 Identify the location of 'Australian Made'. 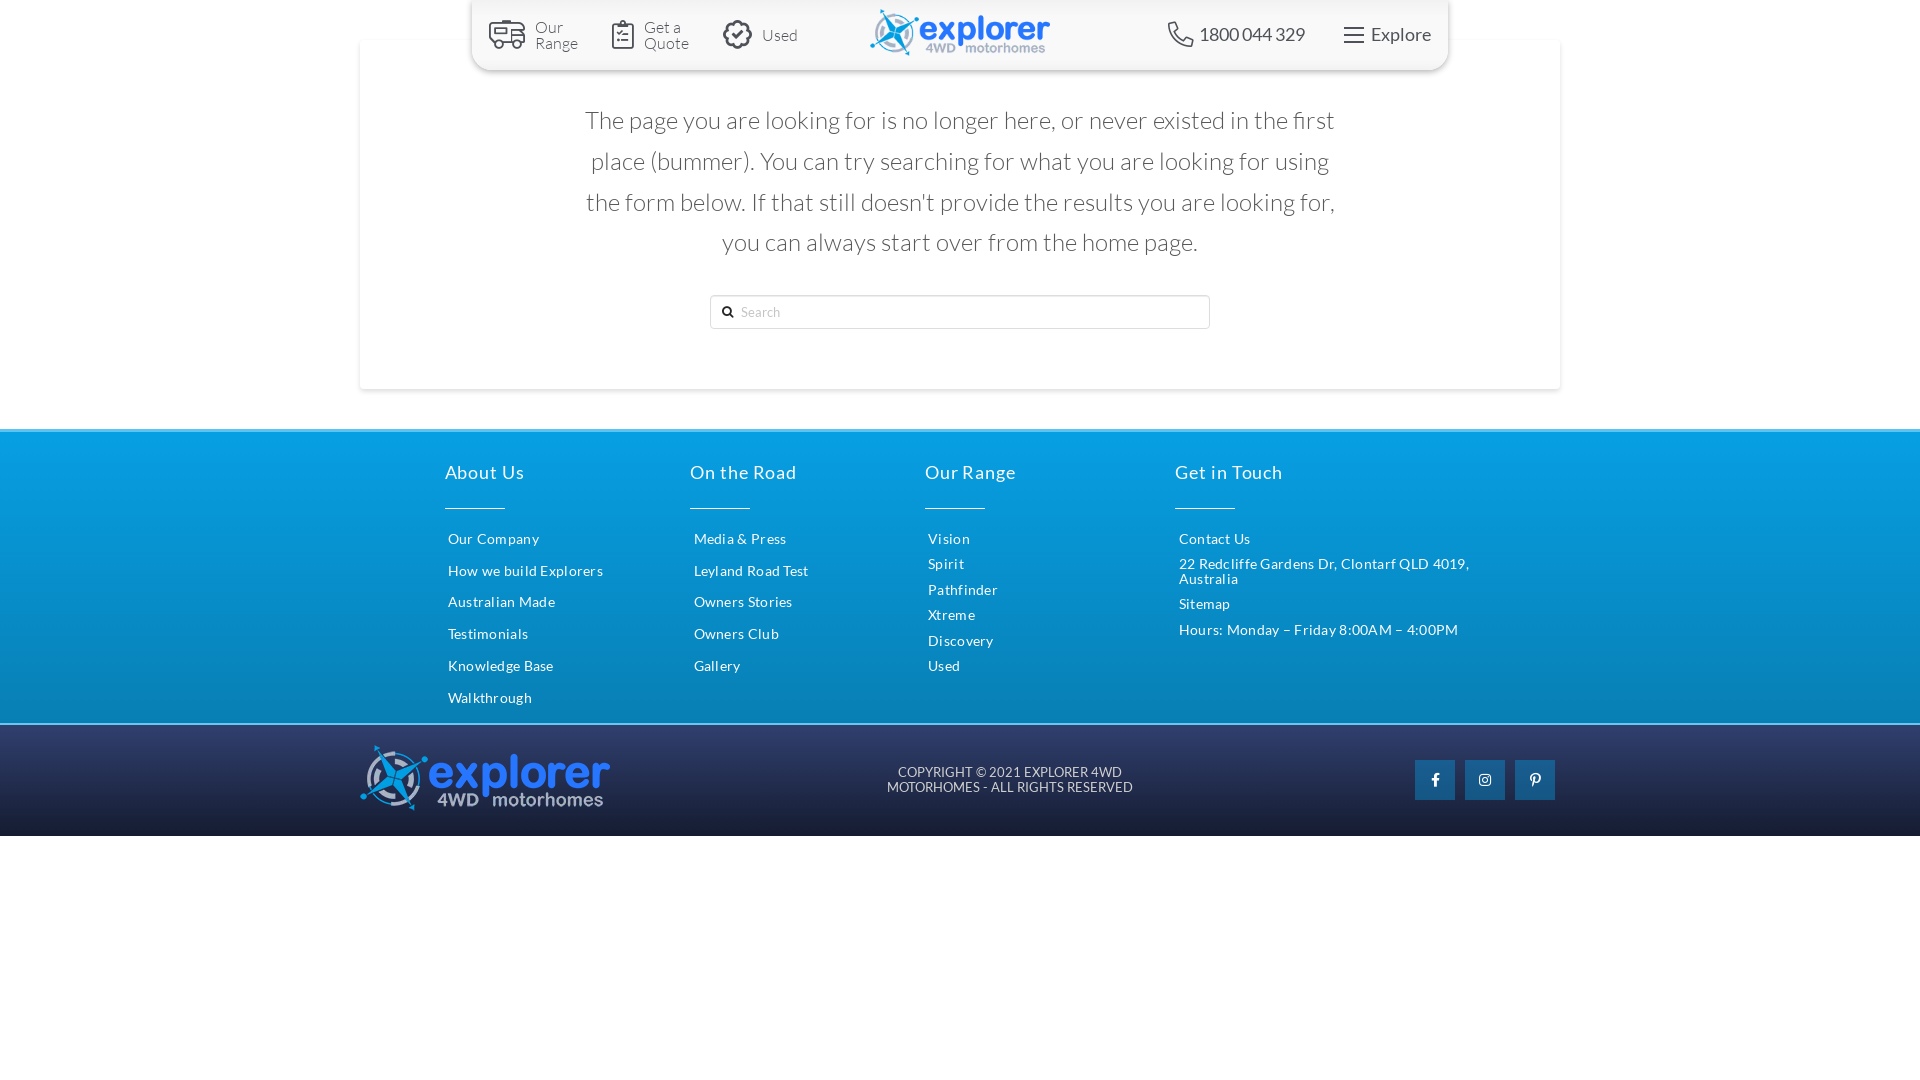
(500, 601).